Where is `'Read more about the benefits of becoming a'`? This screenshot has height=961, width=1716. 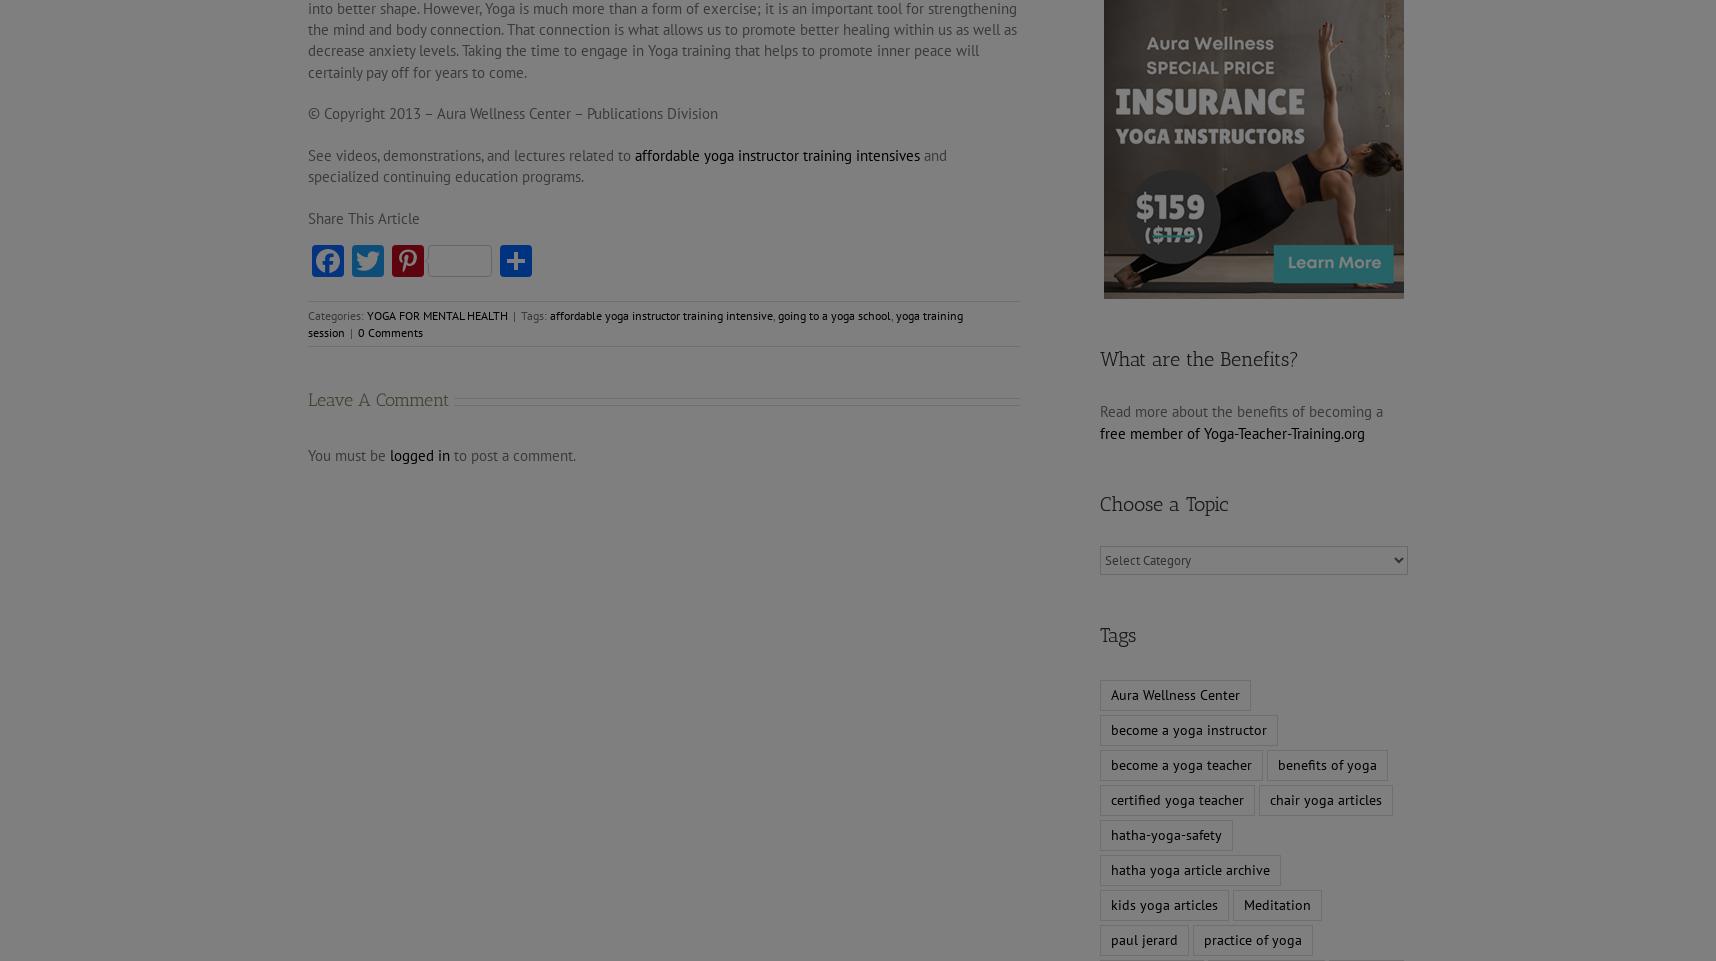 'Read more about the benefits of becoming a' is located at coordinates (1098, 411).